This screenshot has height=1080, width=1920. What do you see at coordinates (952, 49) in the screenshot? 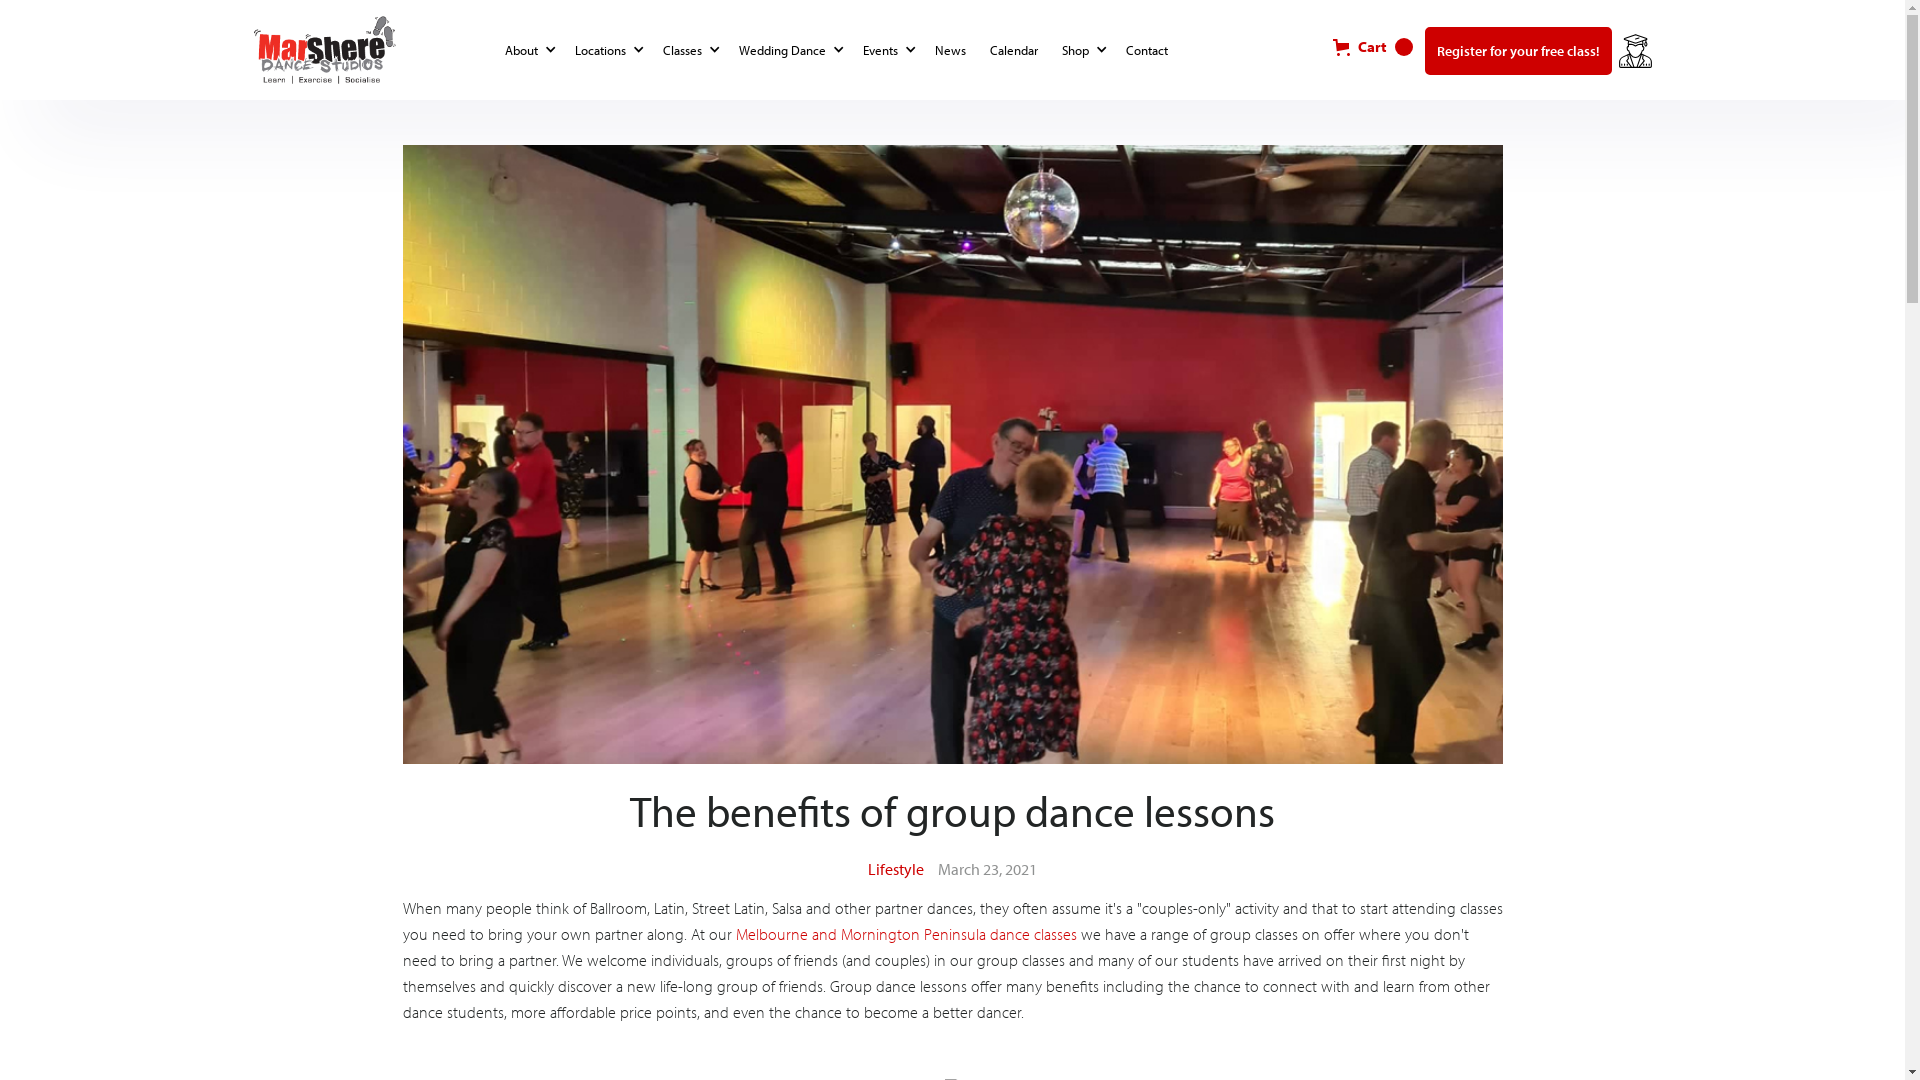
I see `'News'` at bounding box center [952, 49].